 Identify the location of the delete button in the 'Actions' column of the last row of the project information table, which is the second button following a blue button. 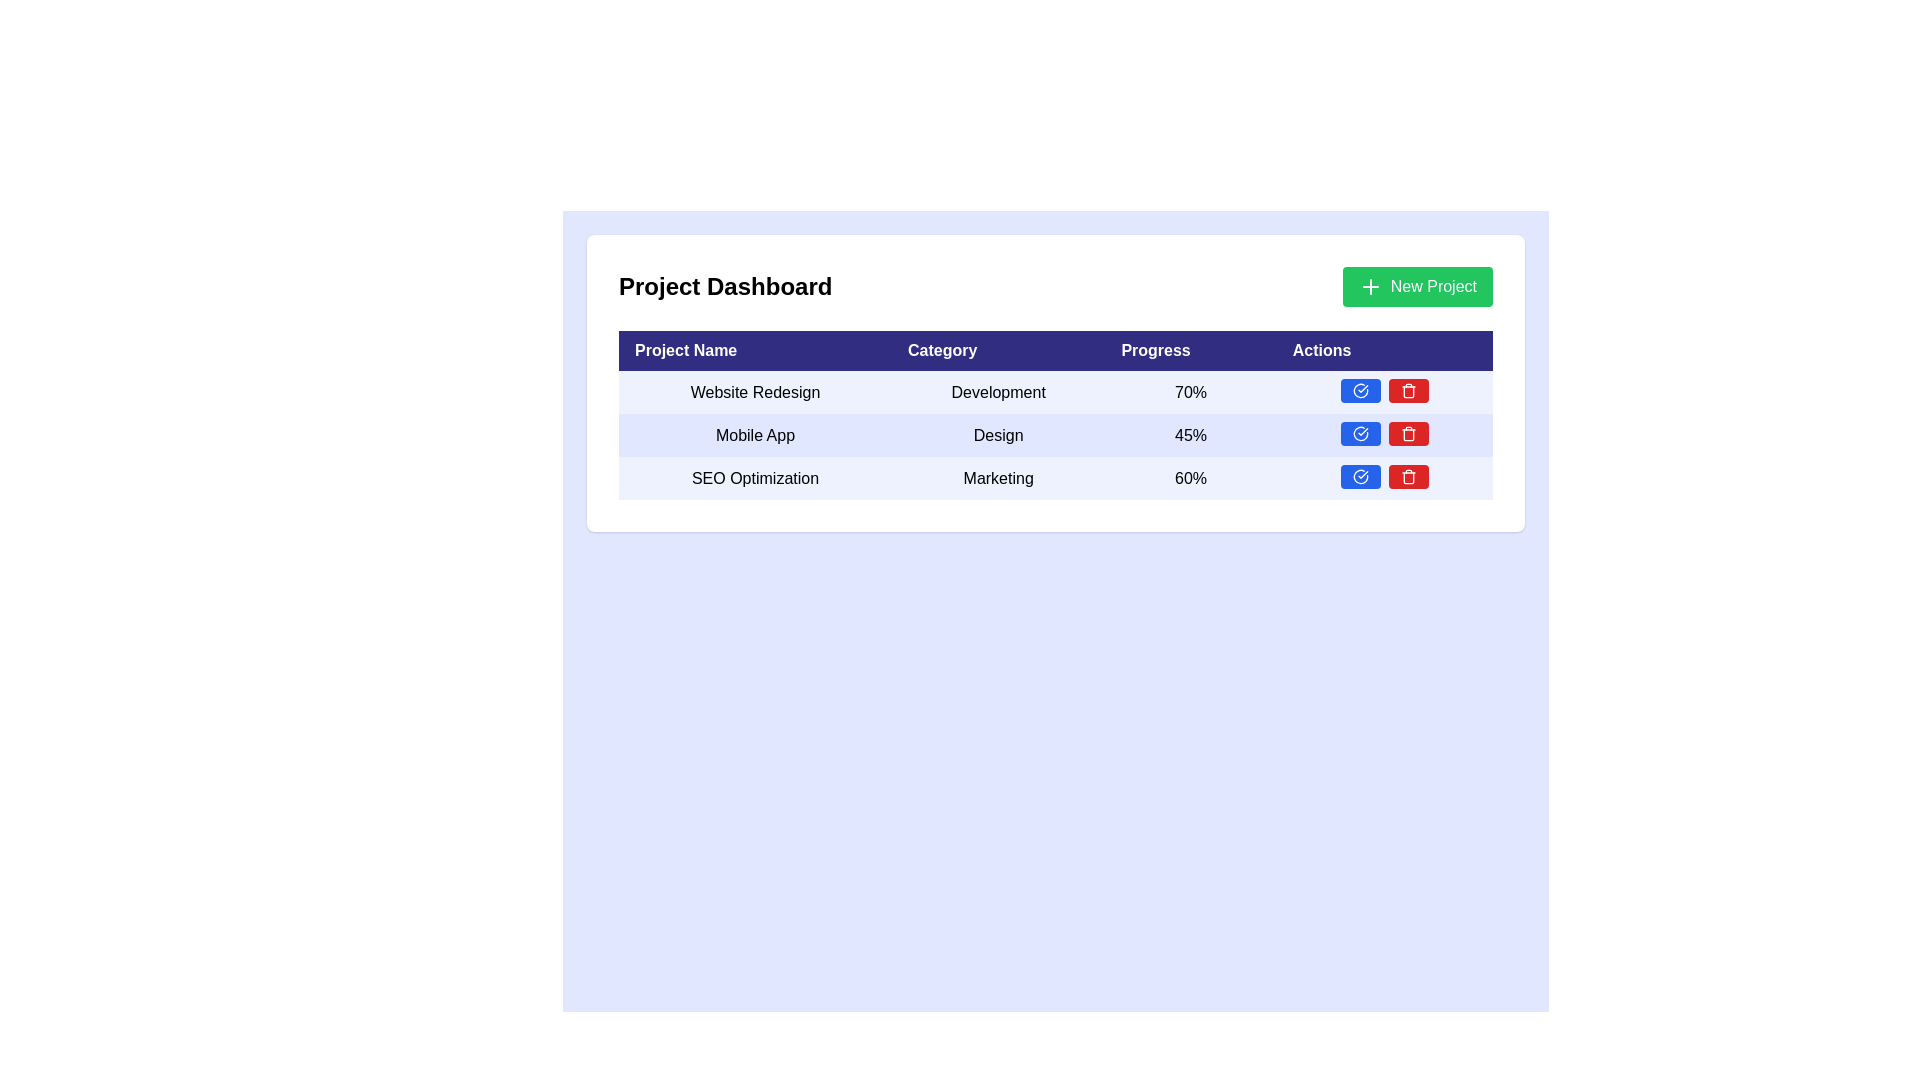
(1407, 390).